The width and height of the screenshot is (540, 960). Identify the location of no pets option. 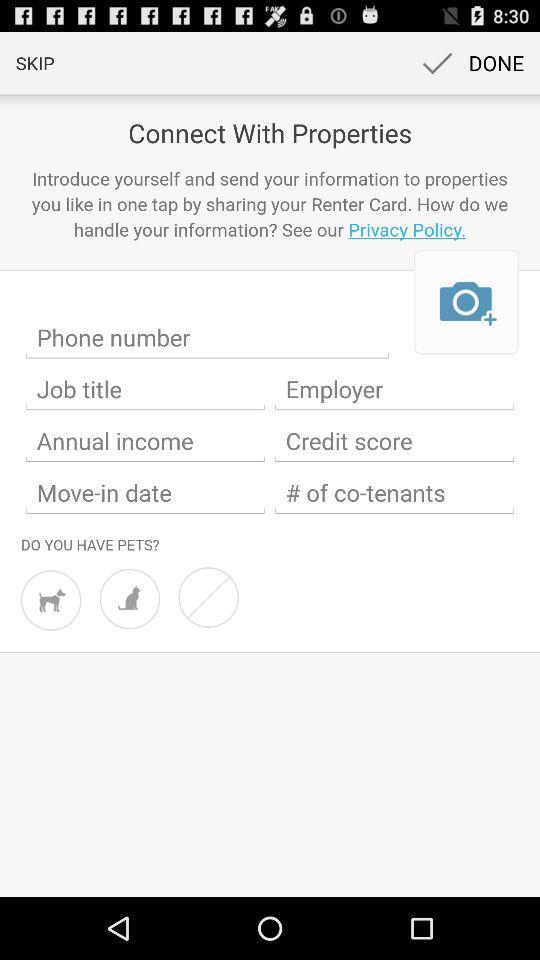
(207, 597).